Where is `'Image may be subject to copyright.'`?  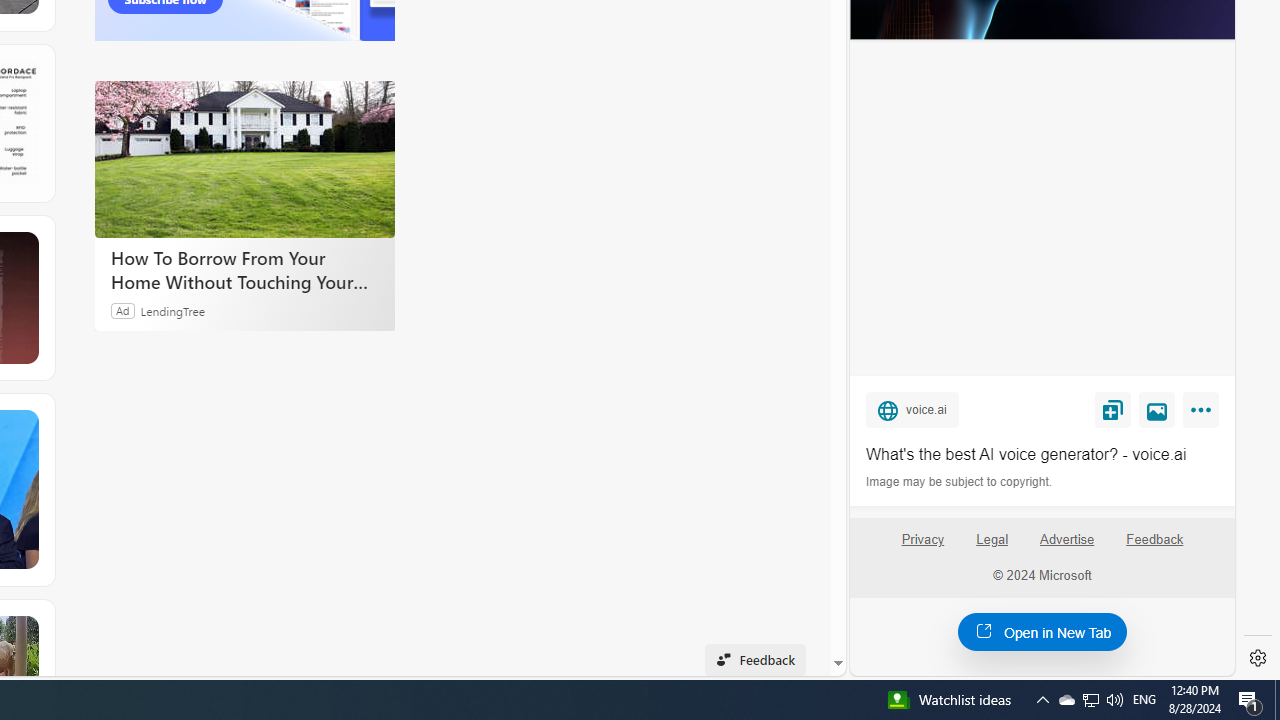 'Image may be subject to copyright.' is located at coordinates (960, 482).